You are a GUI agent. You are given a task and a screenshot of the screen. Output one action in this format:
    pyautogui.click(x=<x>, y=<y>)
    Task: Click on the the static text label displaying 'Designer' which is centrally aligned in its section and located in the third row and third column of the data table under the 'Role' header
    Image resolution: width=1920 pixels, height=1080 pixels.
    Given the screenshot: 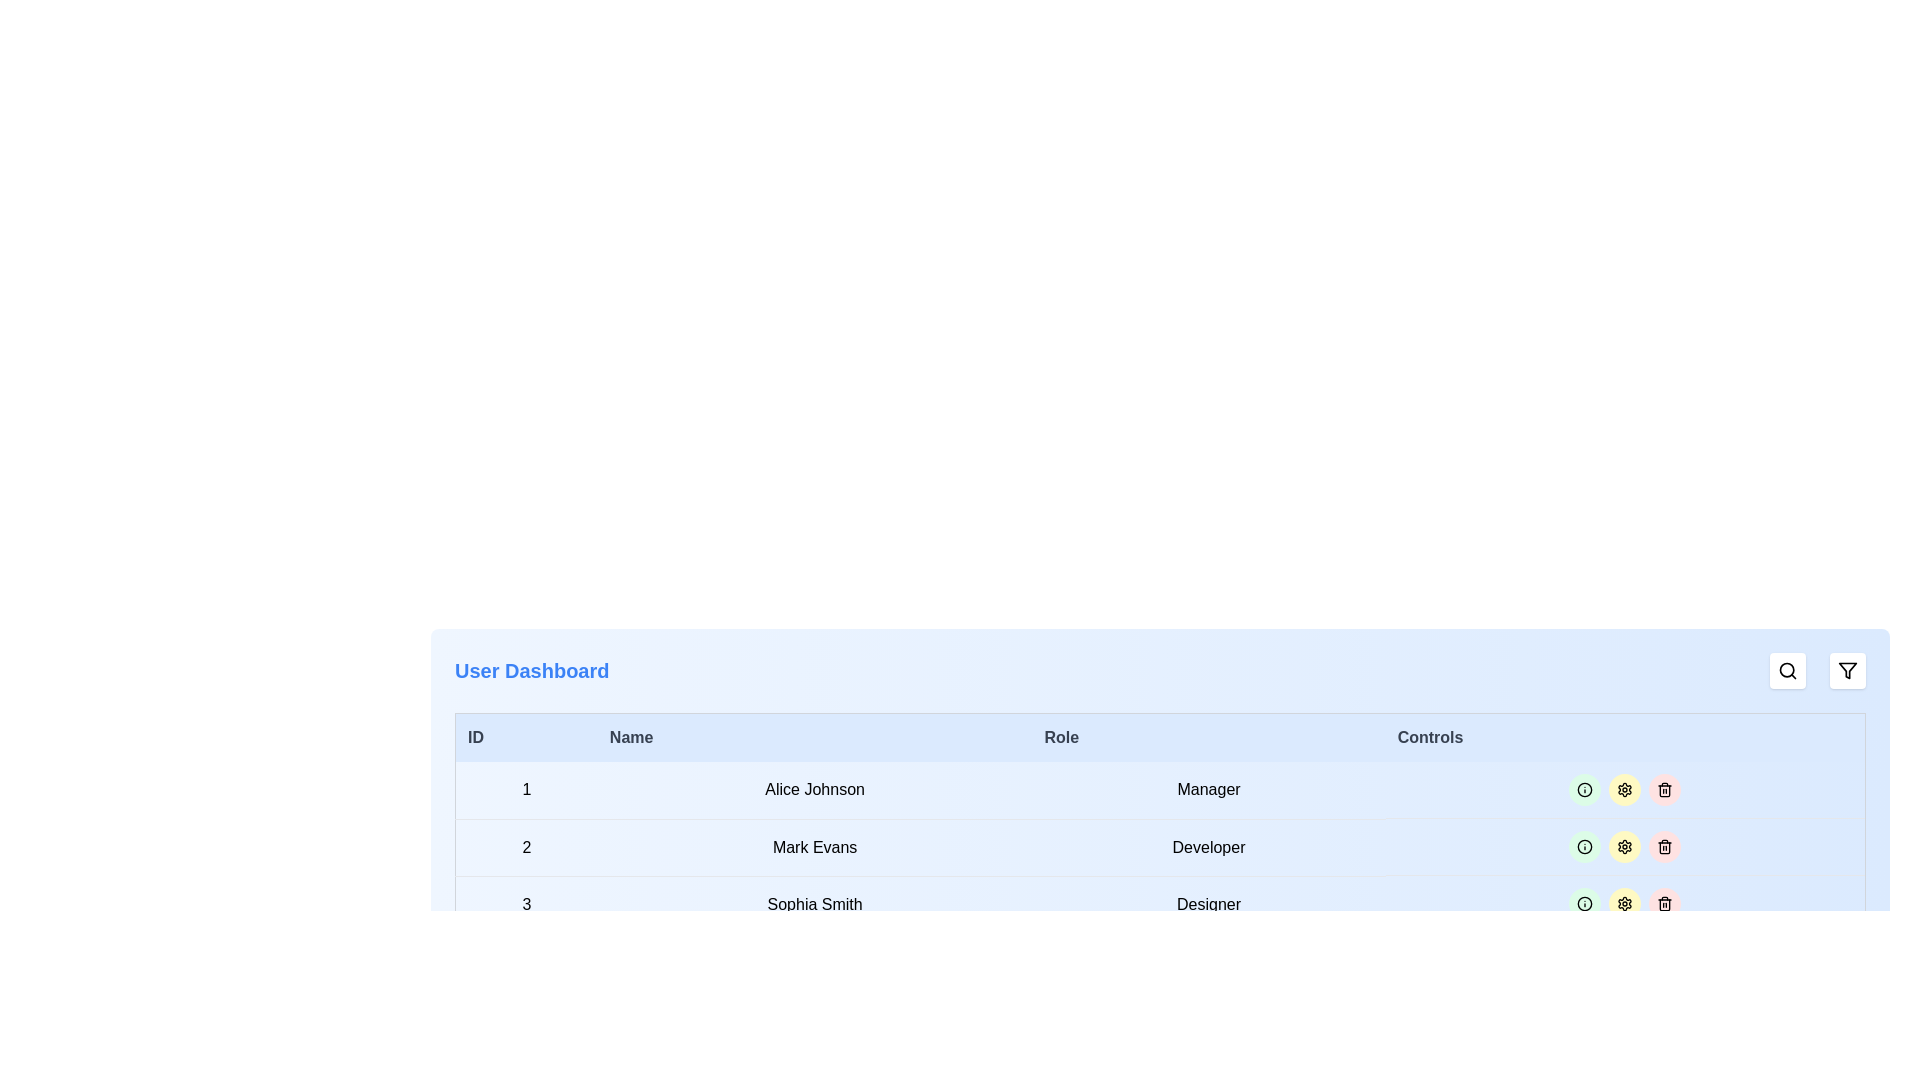 What is the action you would take?
    pyautogui.click(x=1208, y=904)
    